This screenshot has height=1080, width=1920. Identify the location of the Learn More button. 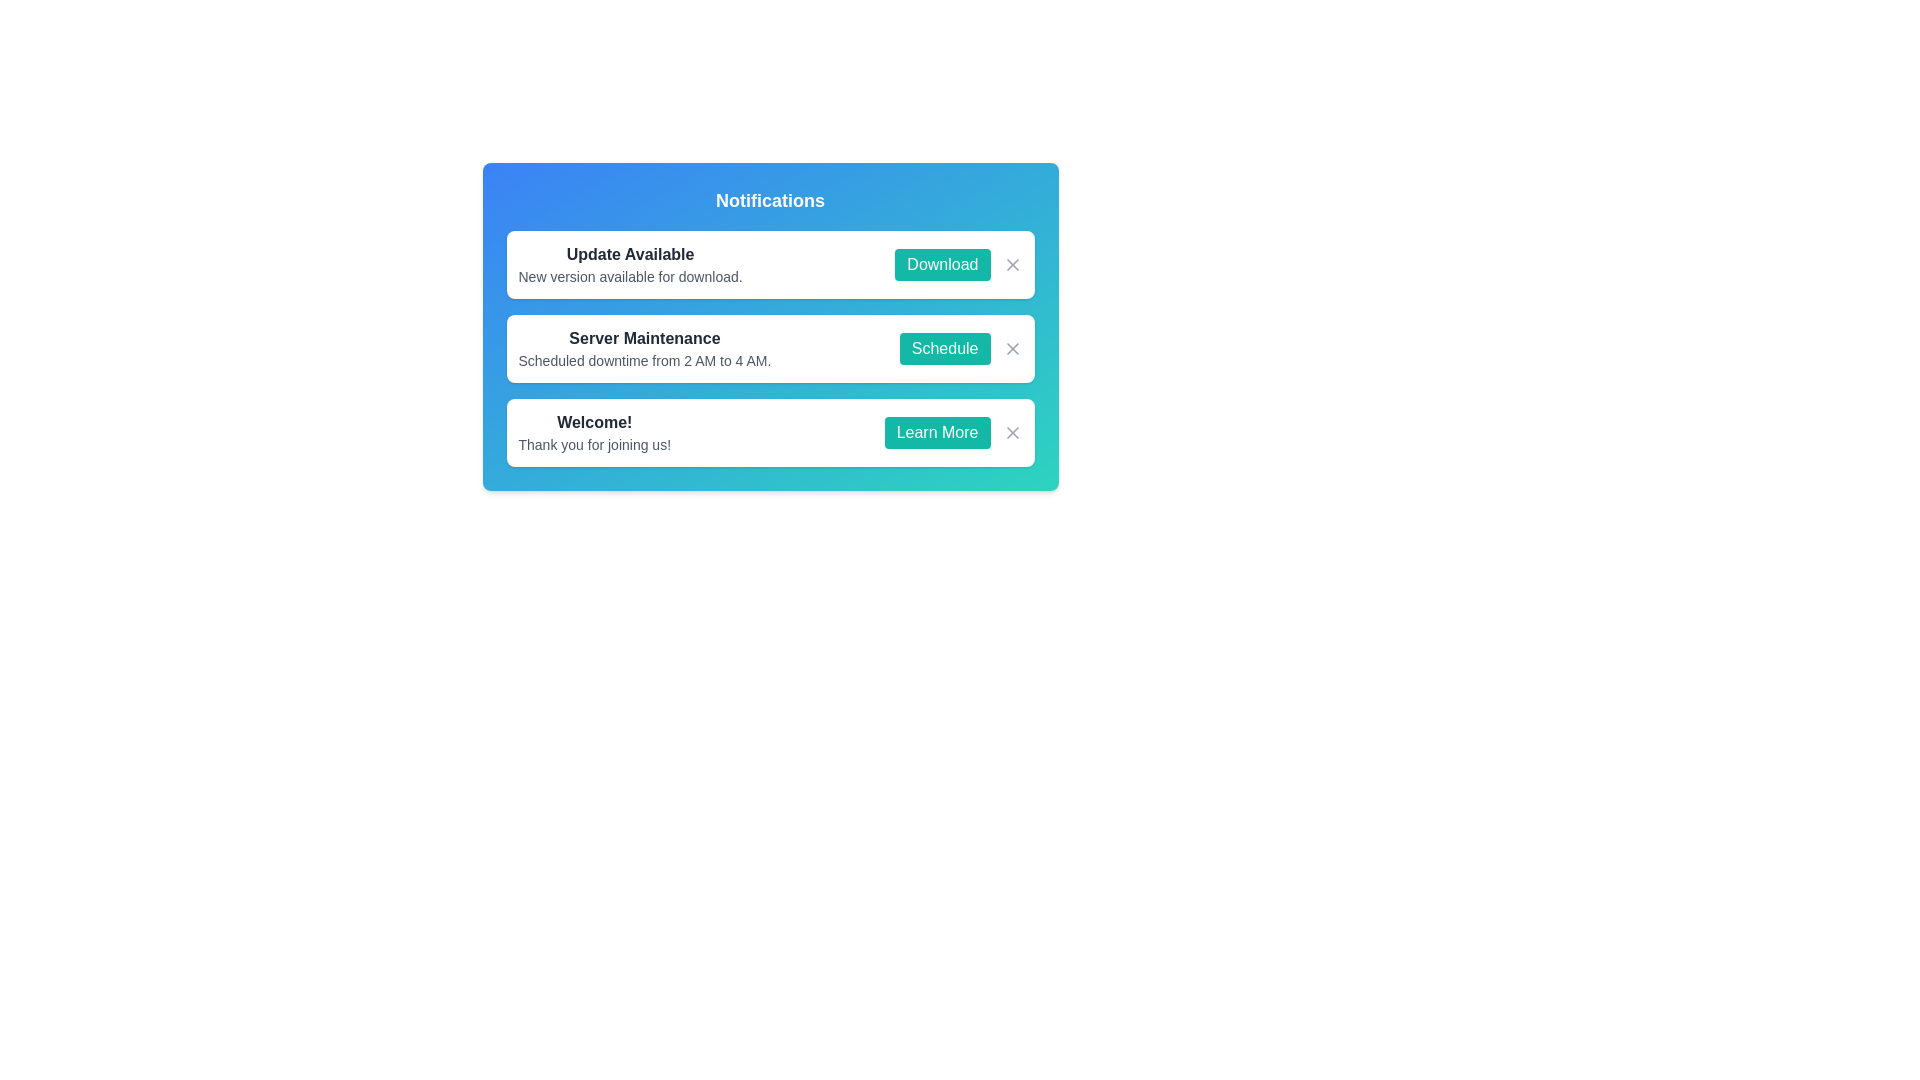
(936, 431).